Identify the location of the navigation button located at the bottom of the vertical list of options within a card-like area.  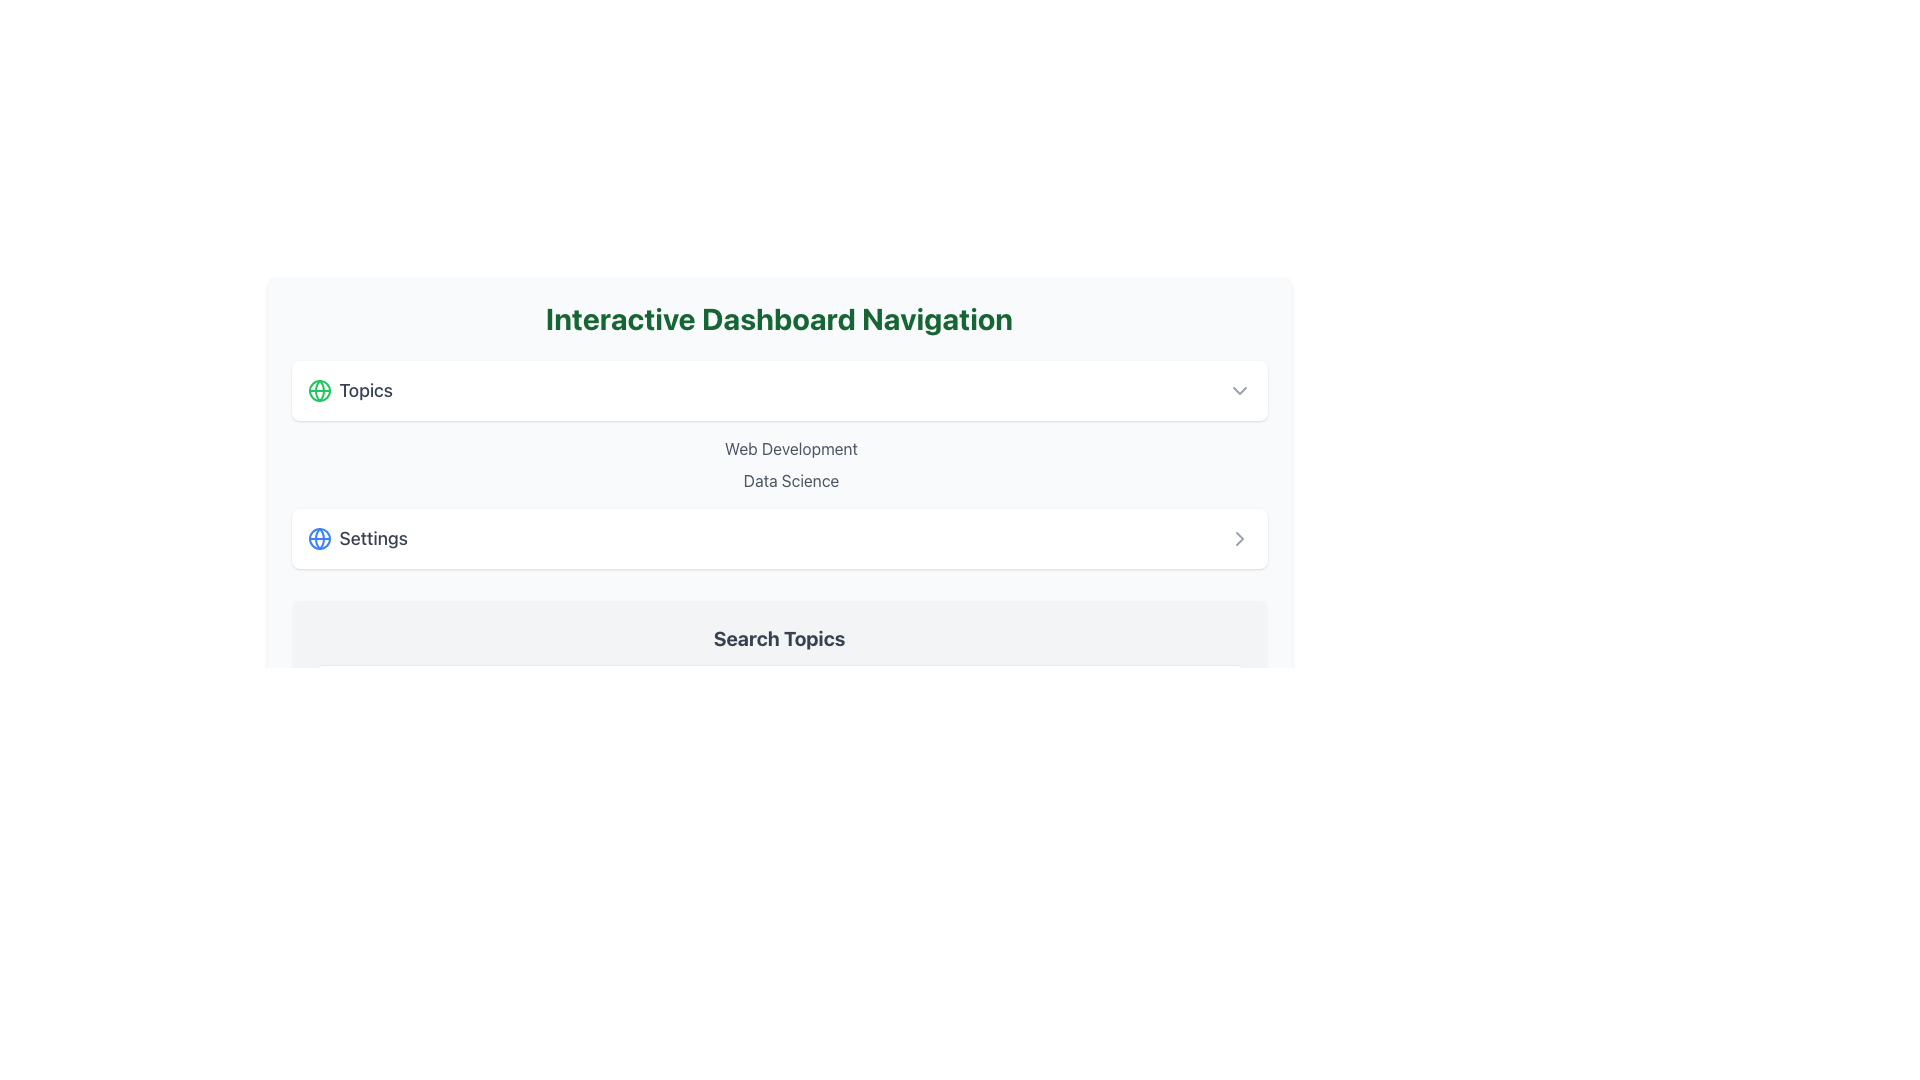
(778, 538).